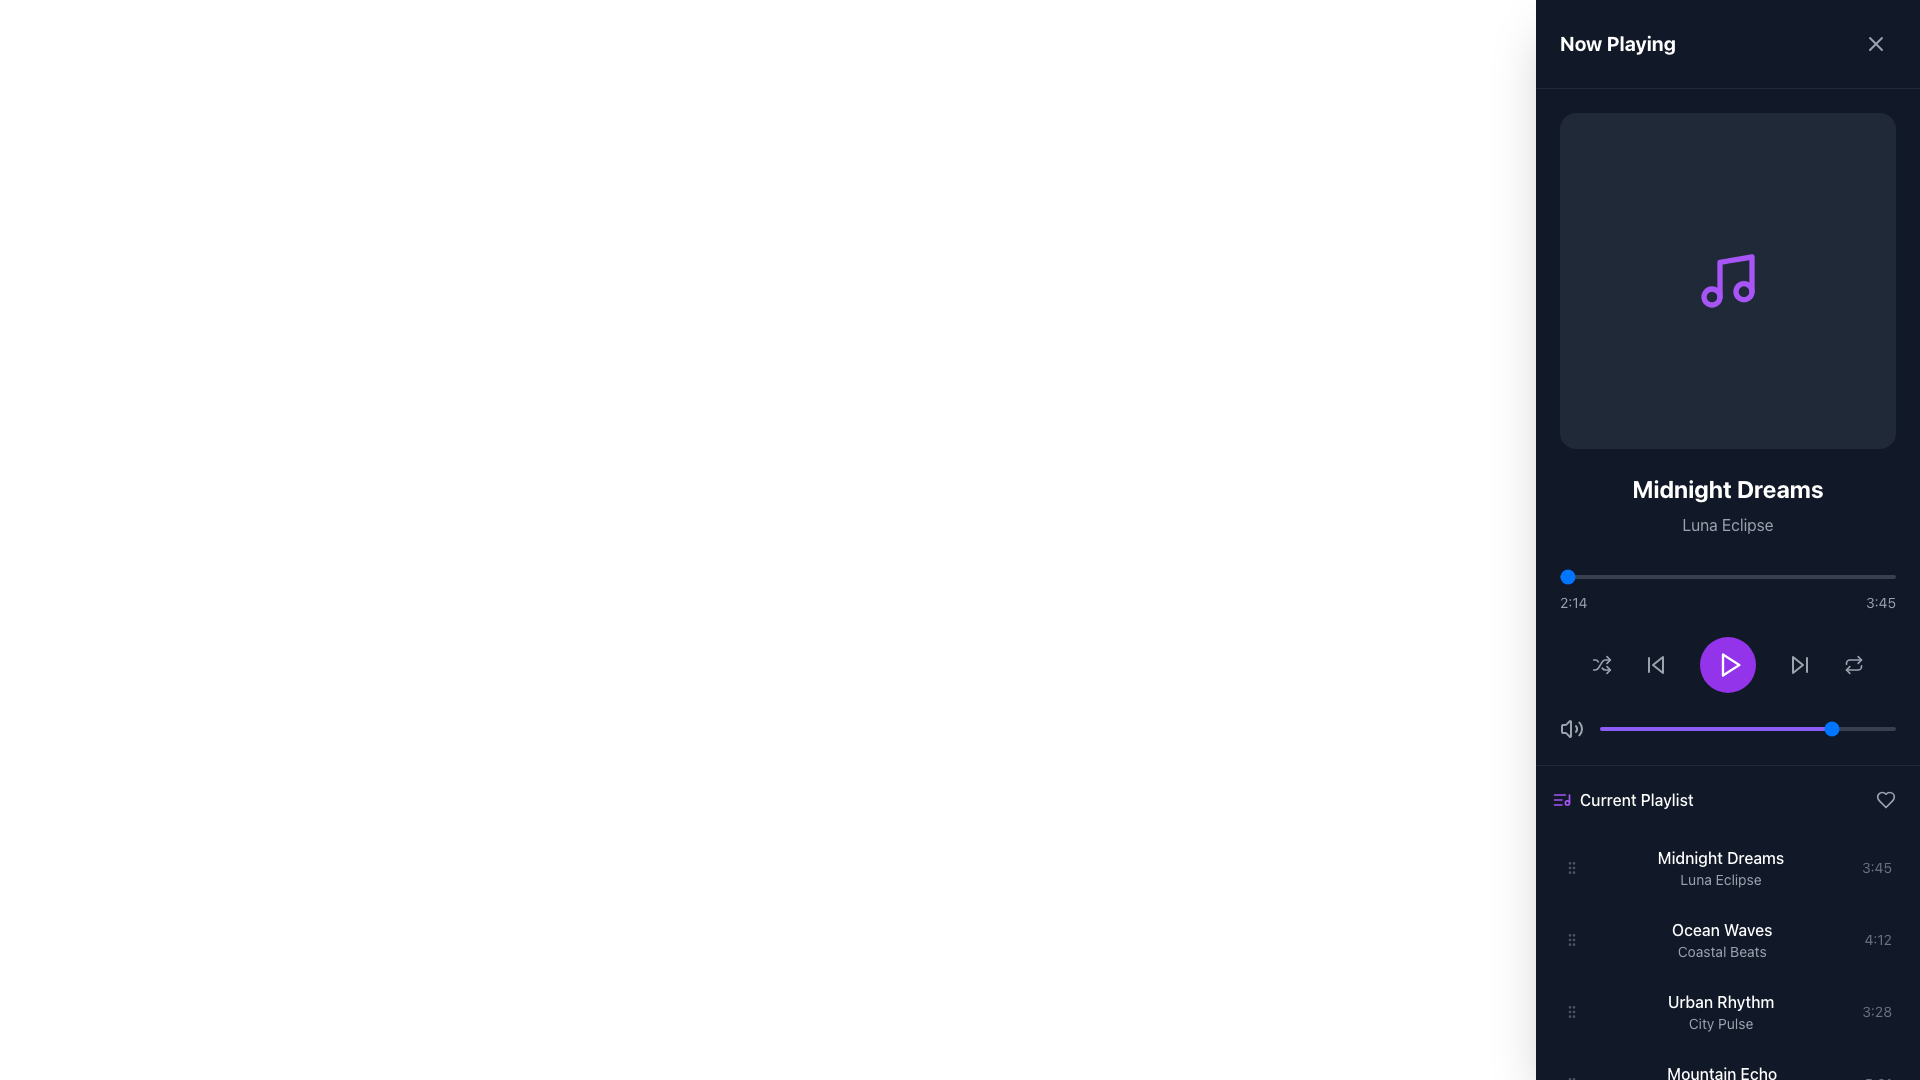 Image resolution: width=1920 pixels, height=1080 pixels. I want to click on the 'play' button located in the purple circular button in the center of the media control area, so click(1728, 664).